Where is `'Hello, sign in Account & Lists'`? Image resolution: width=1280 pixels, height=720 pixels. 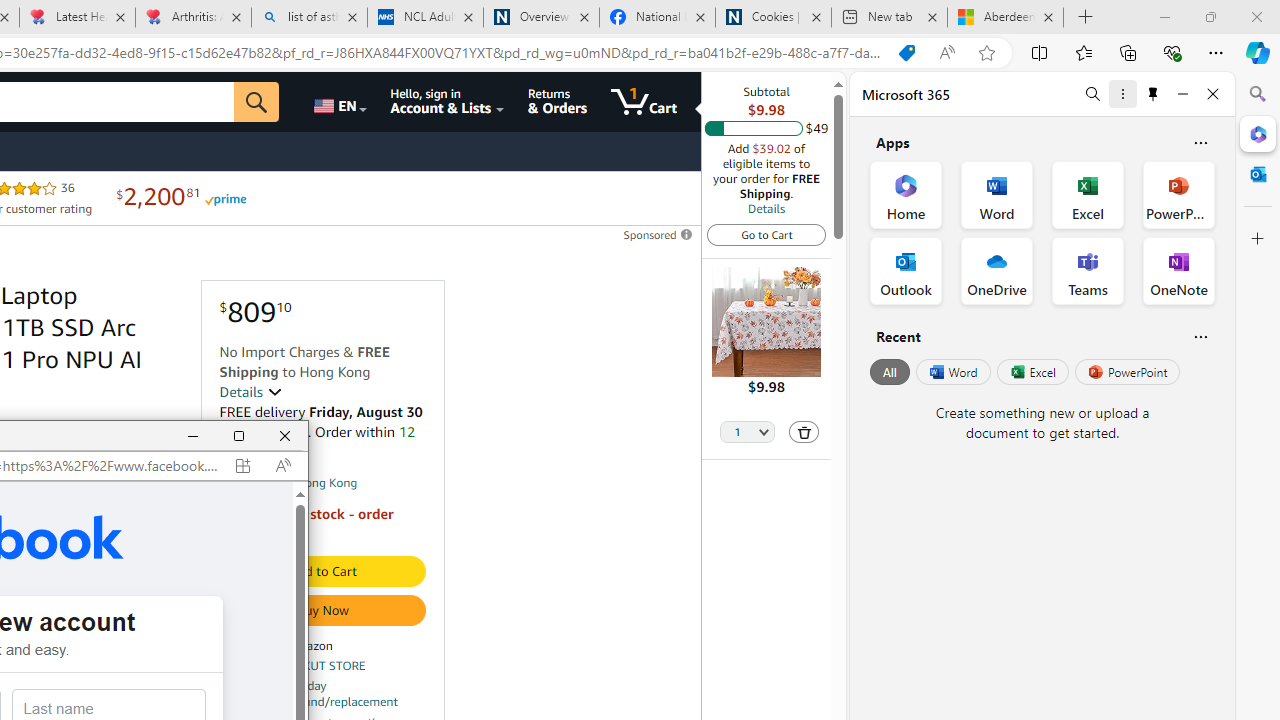 'Hello, sign in Account & Lists' is located at coordinates (447, 101).